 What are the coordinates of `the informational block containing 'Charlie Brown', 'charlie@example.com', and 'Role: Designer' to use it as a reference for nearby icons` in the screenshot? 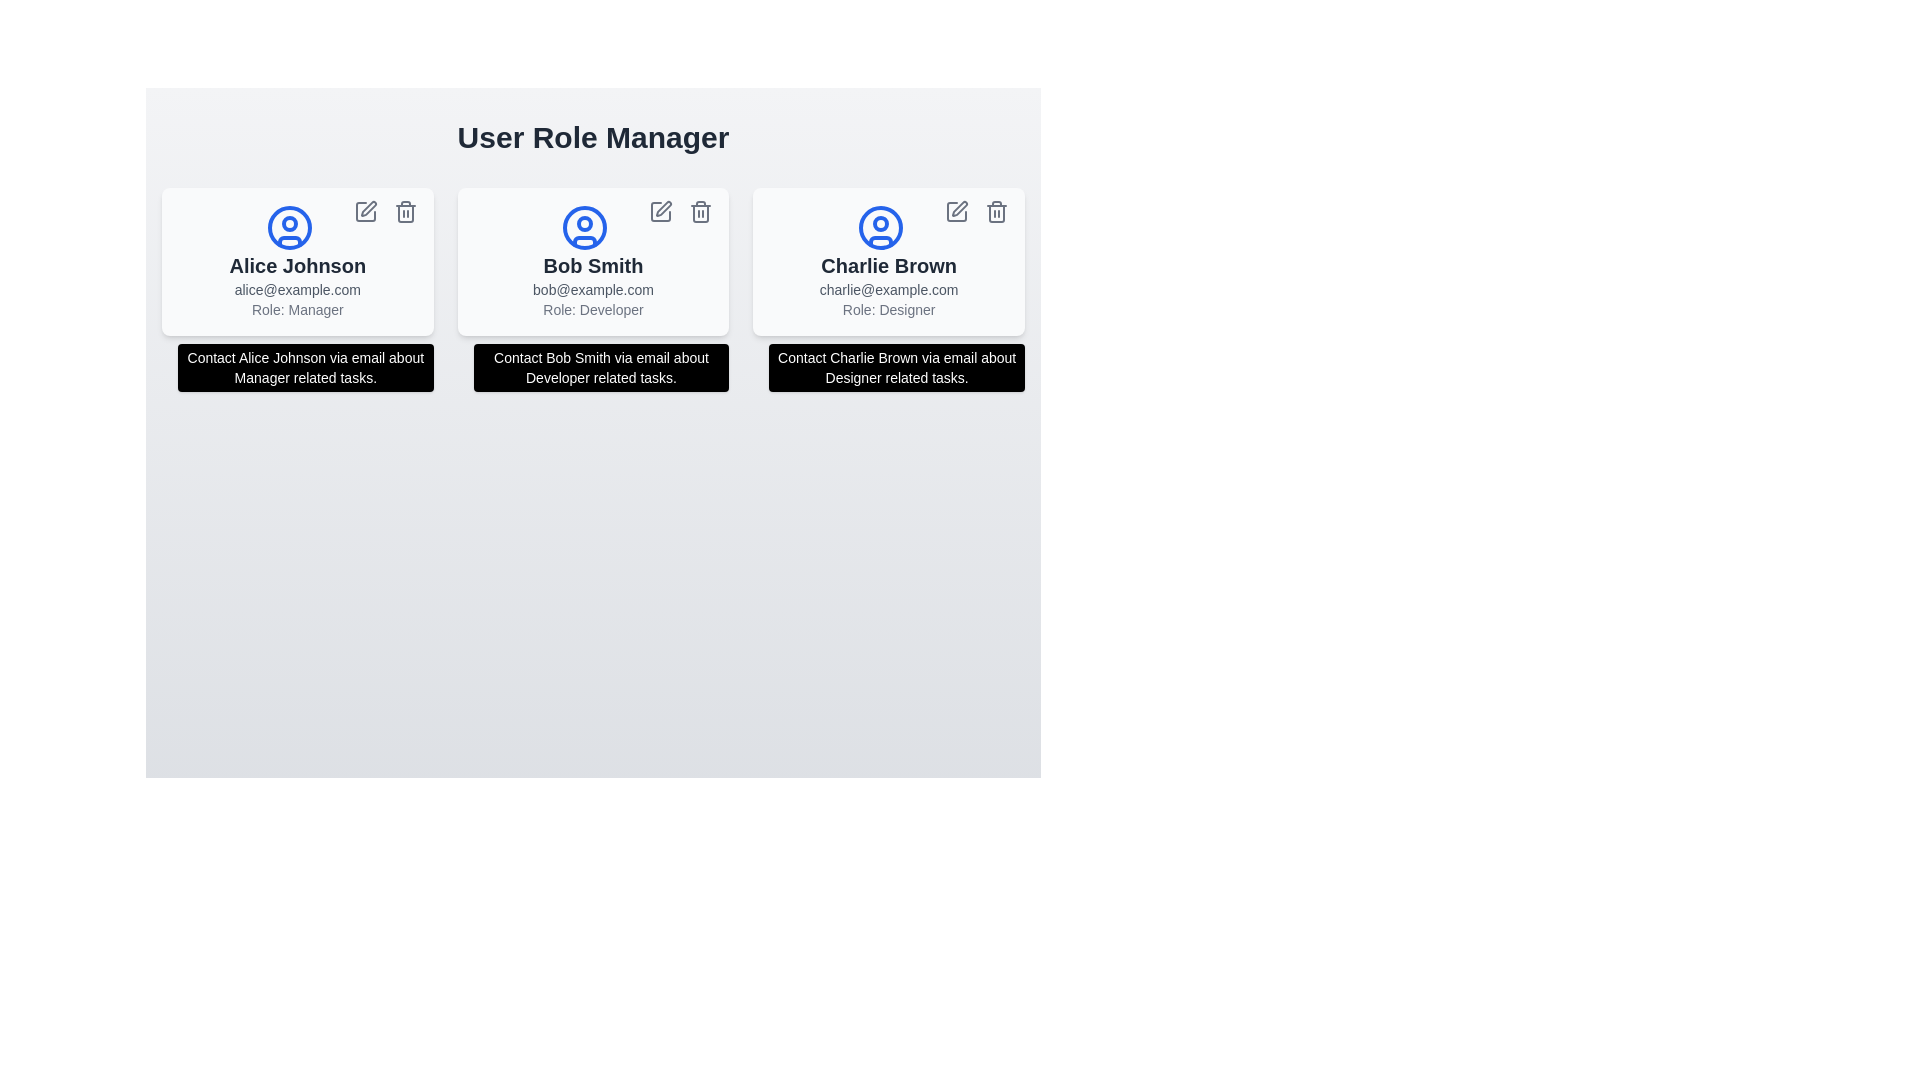 It's located at (888, 285).